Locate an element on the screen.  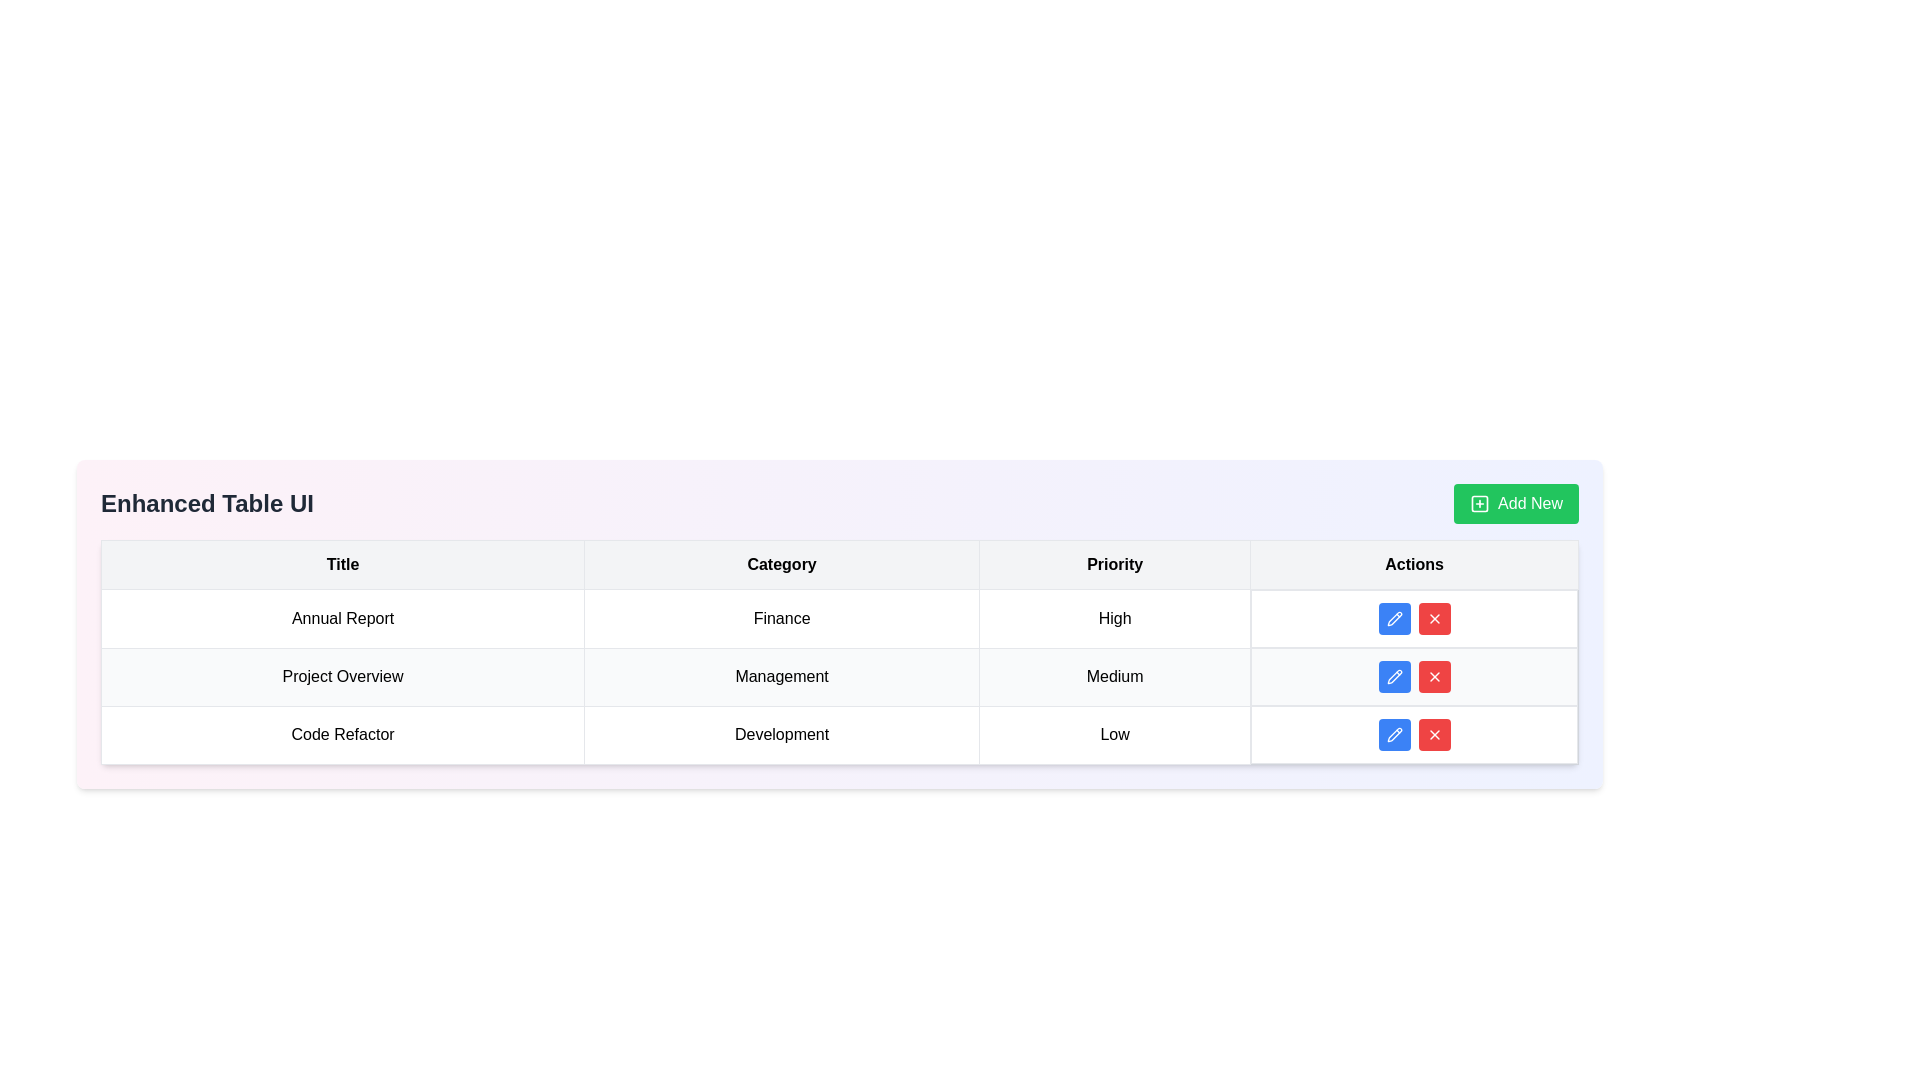
the 'Actions' column header in the table, which is the fourth column header with a gray background and bold black text is located at coordinates (1413, 564).